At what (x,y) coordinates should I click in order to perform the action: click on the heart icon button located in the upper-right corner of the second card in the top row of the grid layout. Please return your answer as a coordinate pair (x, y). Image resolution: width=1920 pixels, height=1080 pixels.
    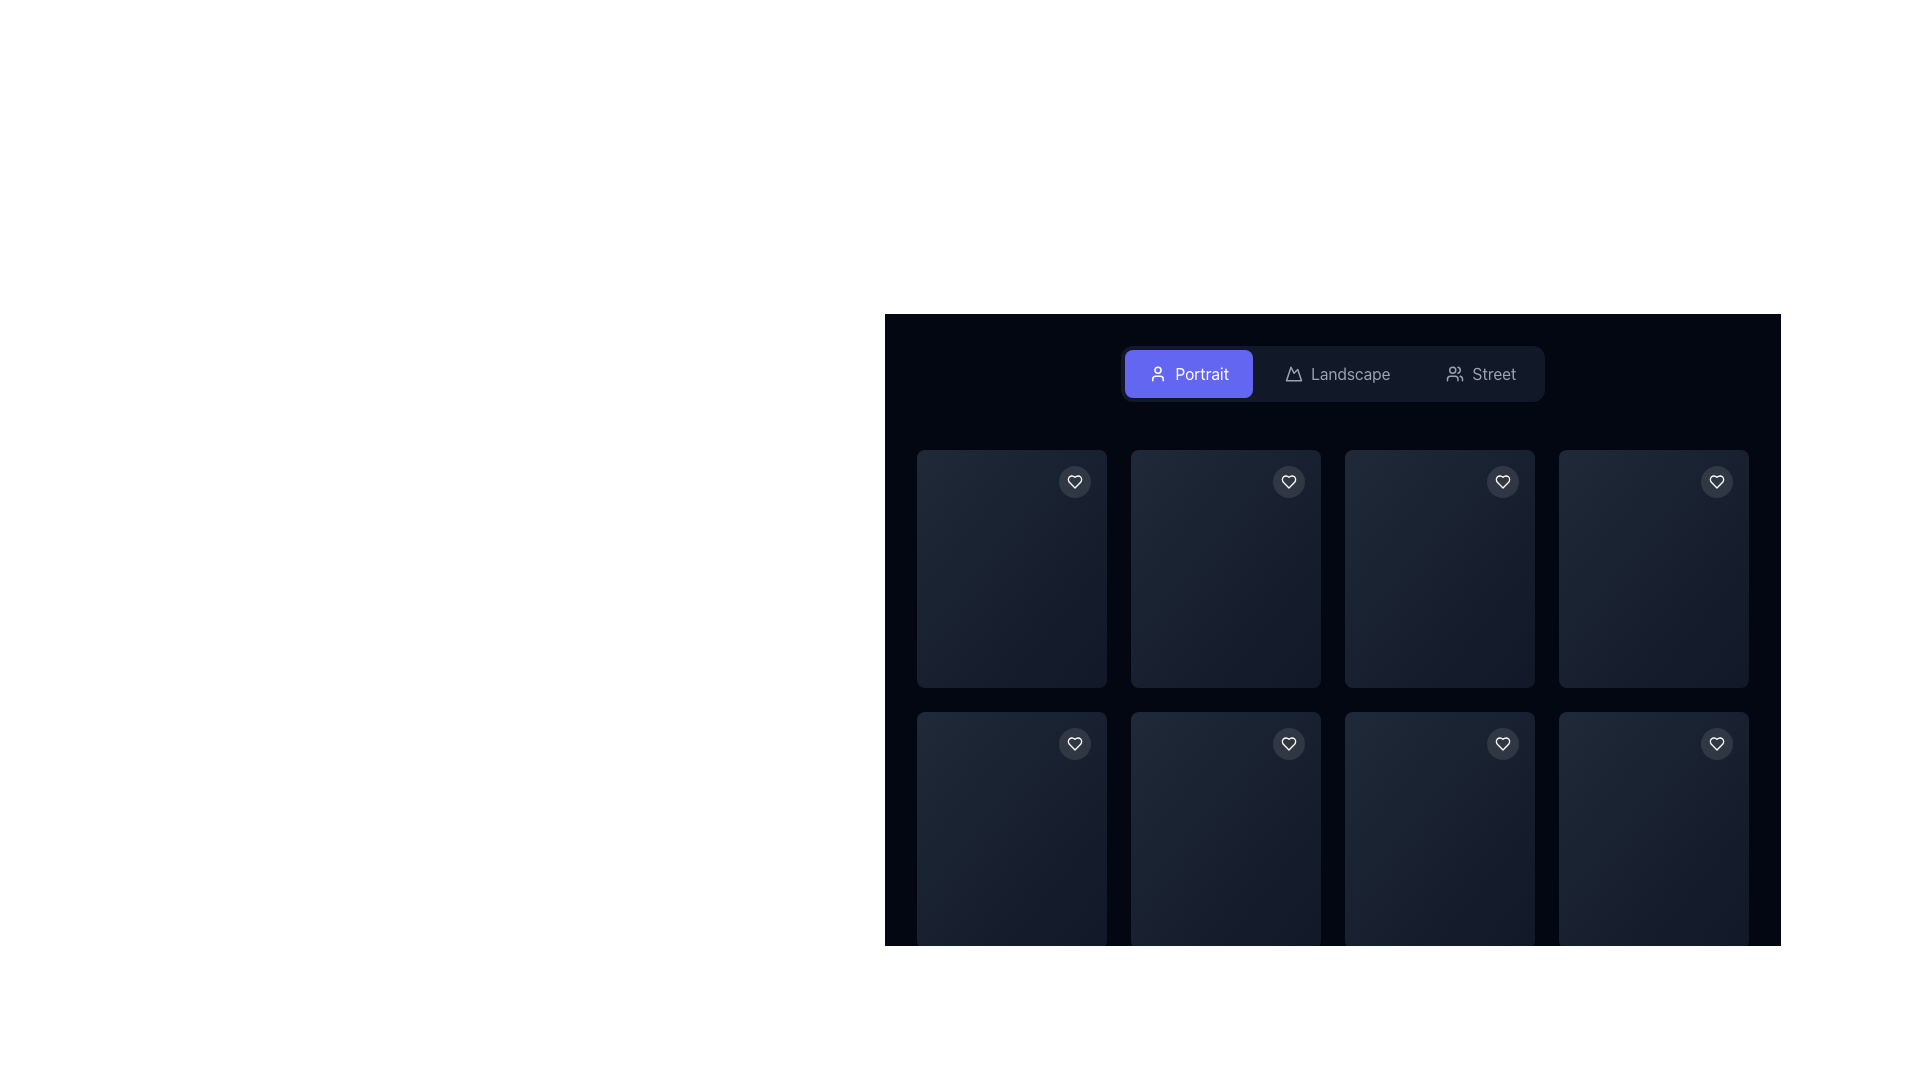
    Looking at the image, I should click on (1289, 482).